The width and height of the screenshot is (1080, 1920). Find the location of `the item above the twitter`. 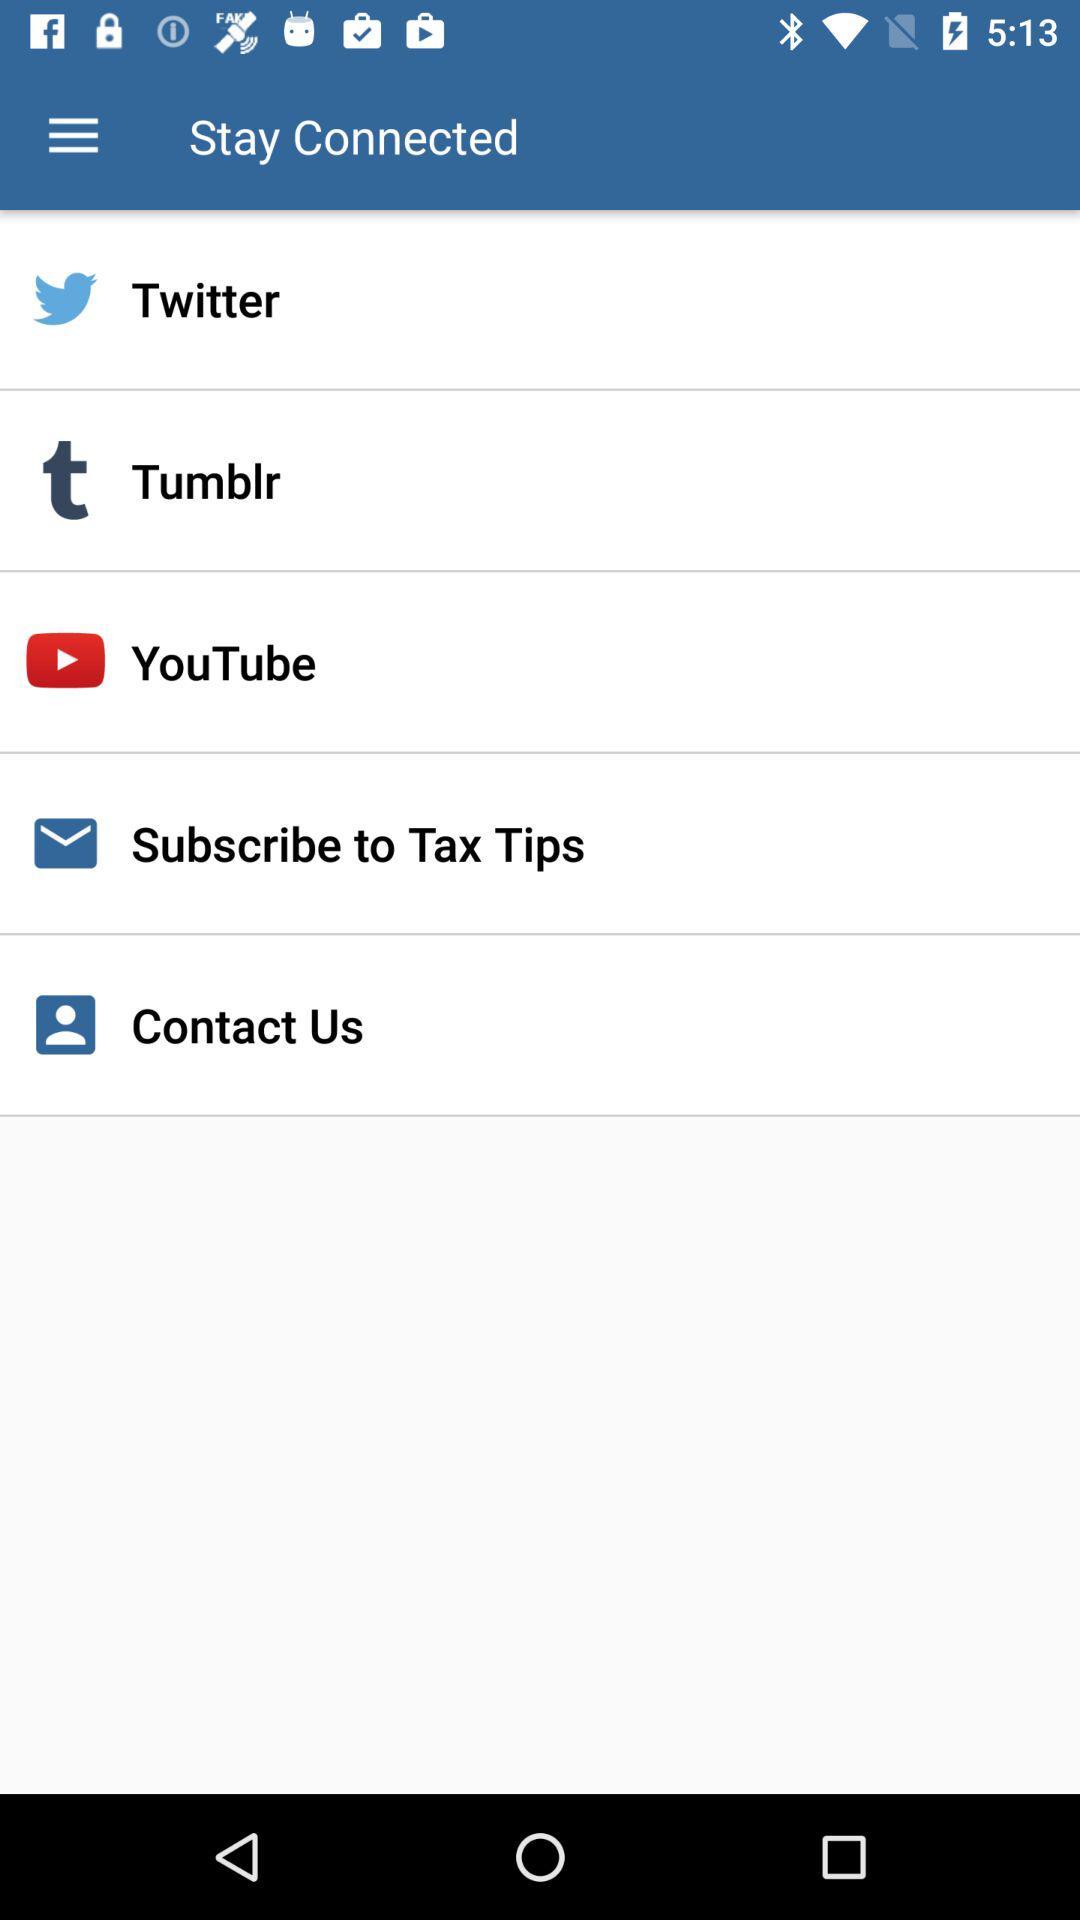

the item above the twitter is located at coordinates (72, 135).